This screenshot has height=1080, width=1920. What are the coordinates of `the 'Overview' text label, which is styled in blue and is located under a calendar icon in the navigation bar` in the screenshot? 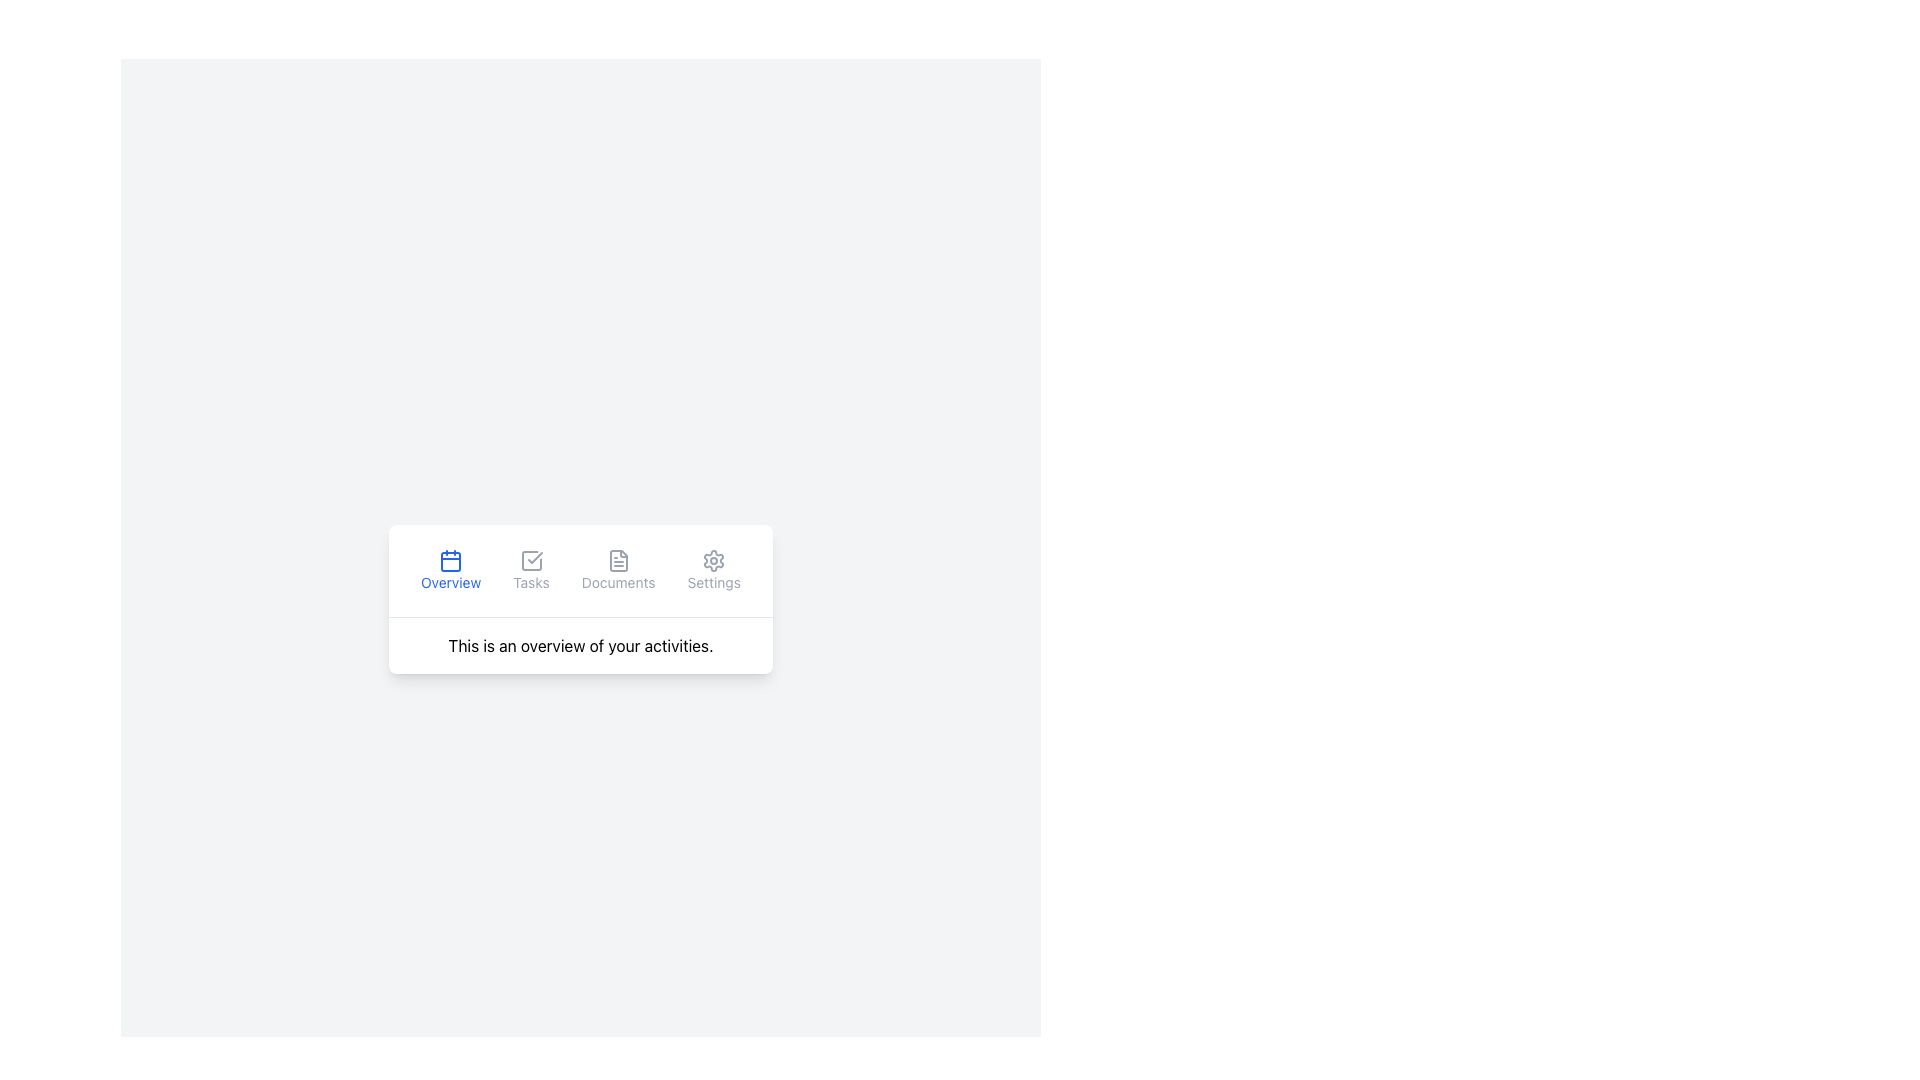 It's located at (450, 582).